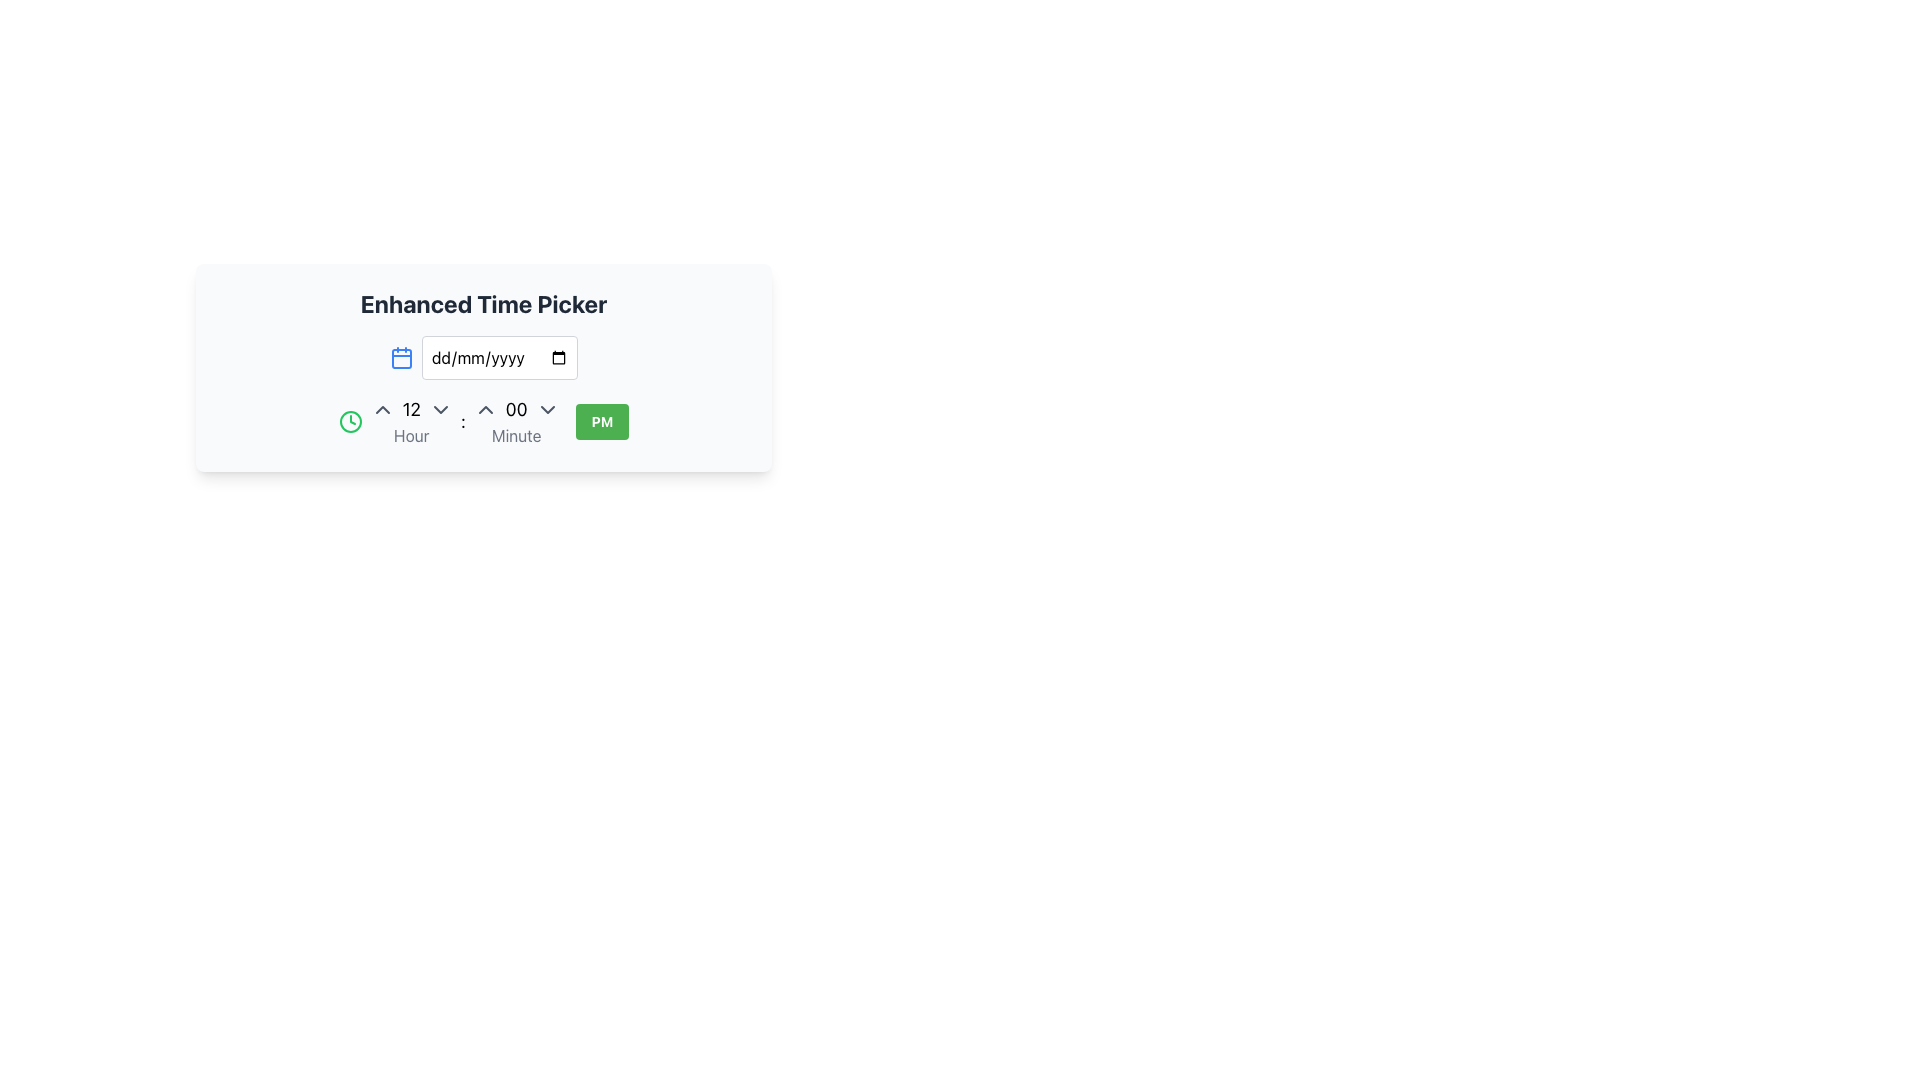  Describe the element at coordinates (350, 420) in the screenshot. I see `the green circular clock icon that displays an analog clock face with hands pointing to 12 and 3, located to the left of the time-selection area, adjacent to the hour selection section` at that location.